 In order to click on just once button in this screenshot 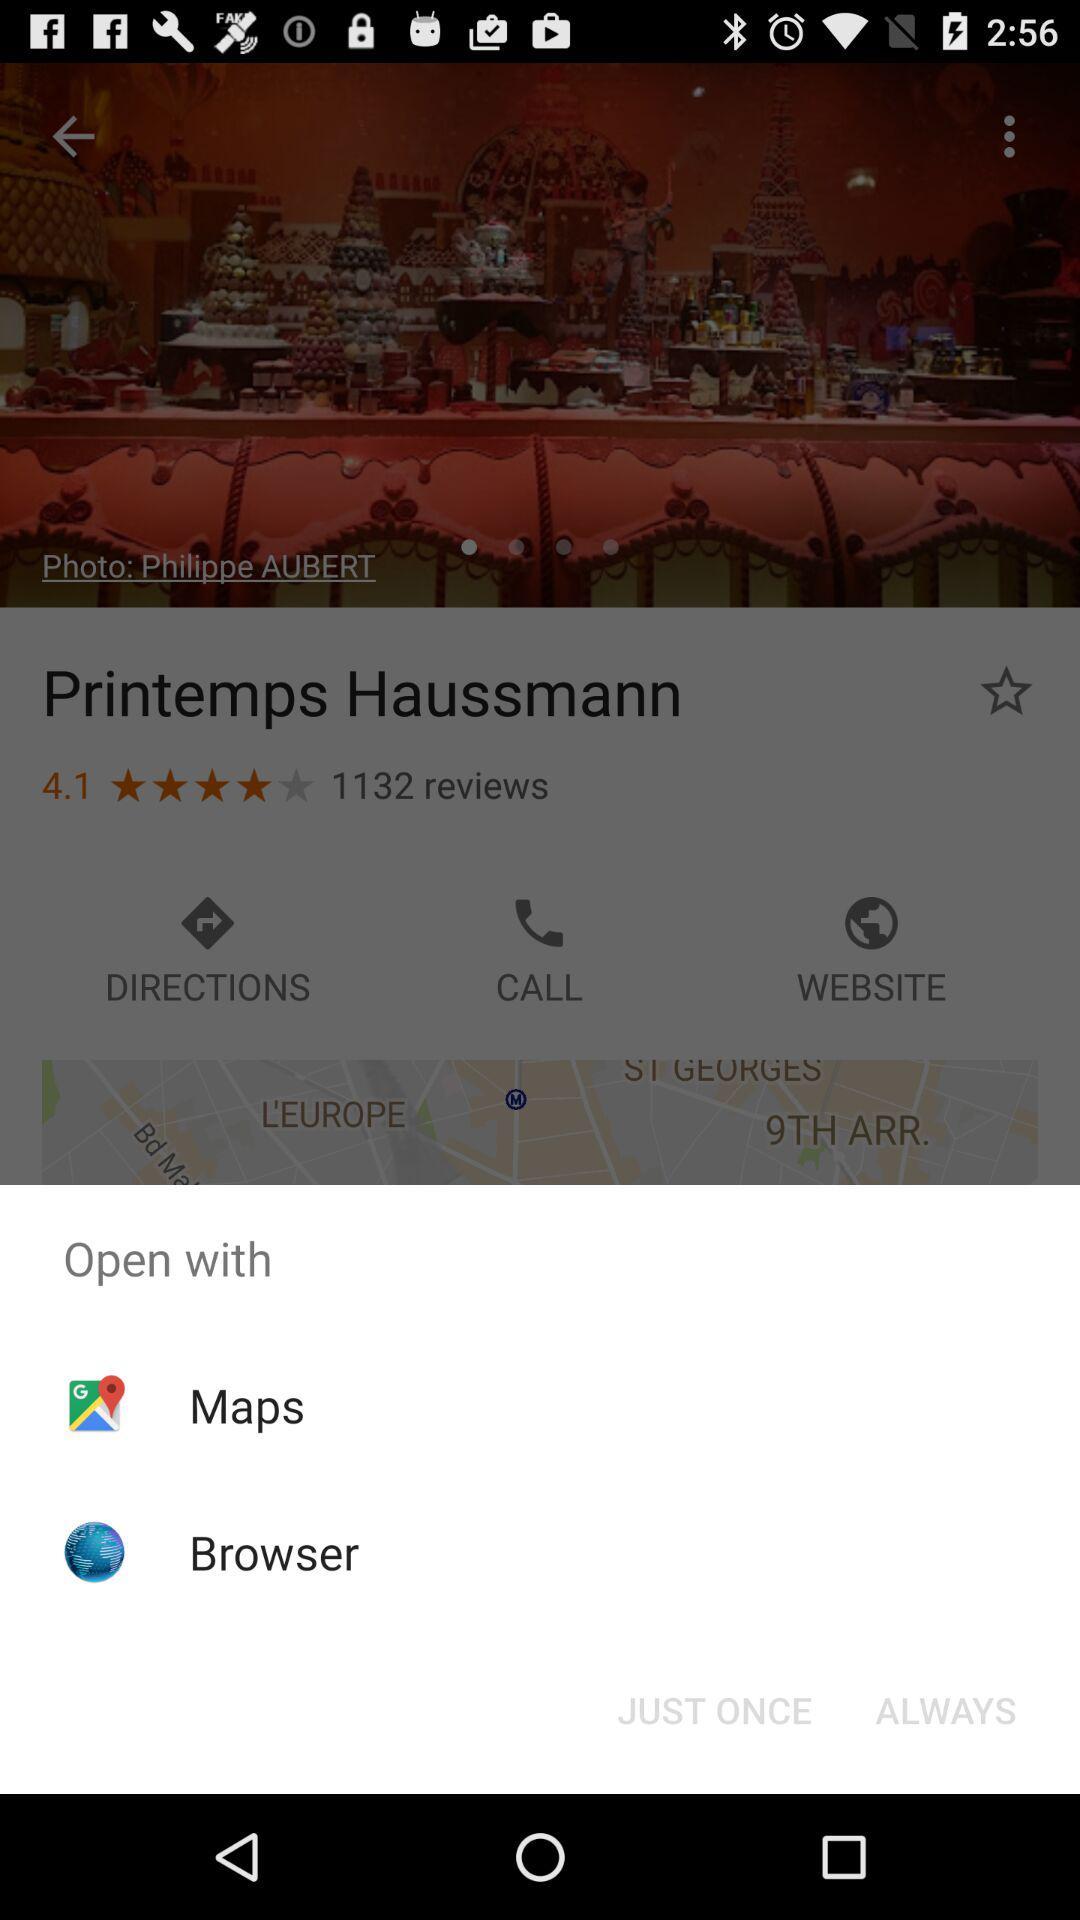, I will do `click(713, 1708)`.